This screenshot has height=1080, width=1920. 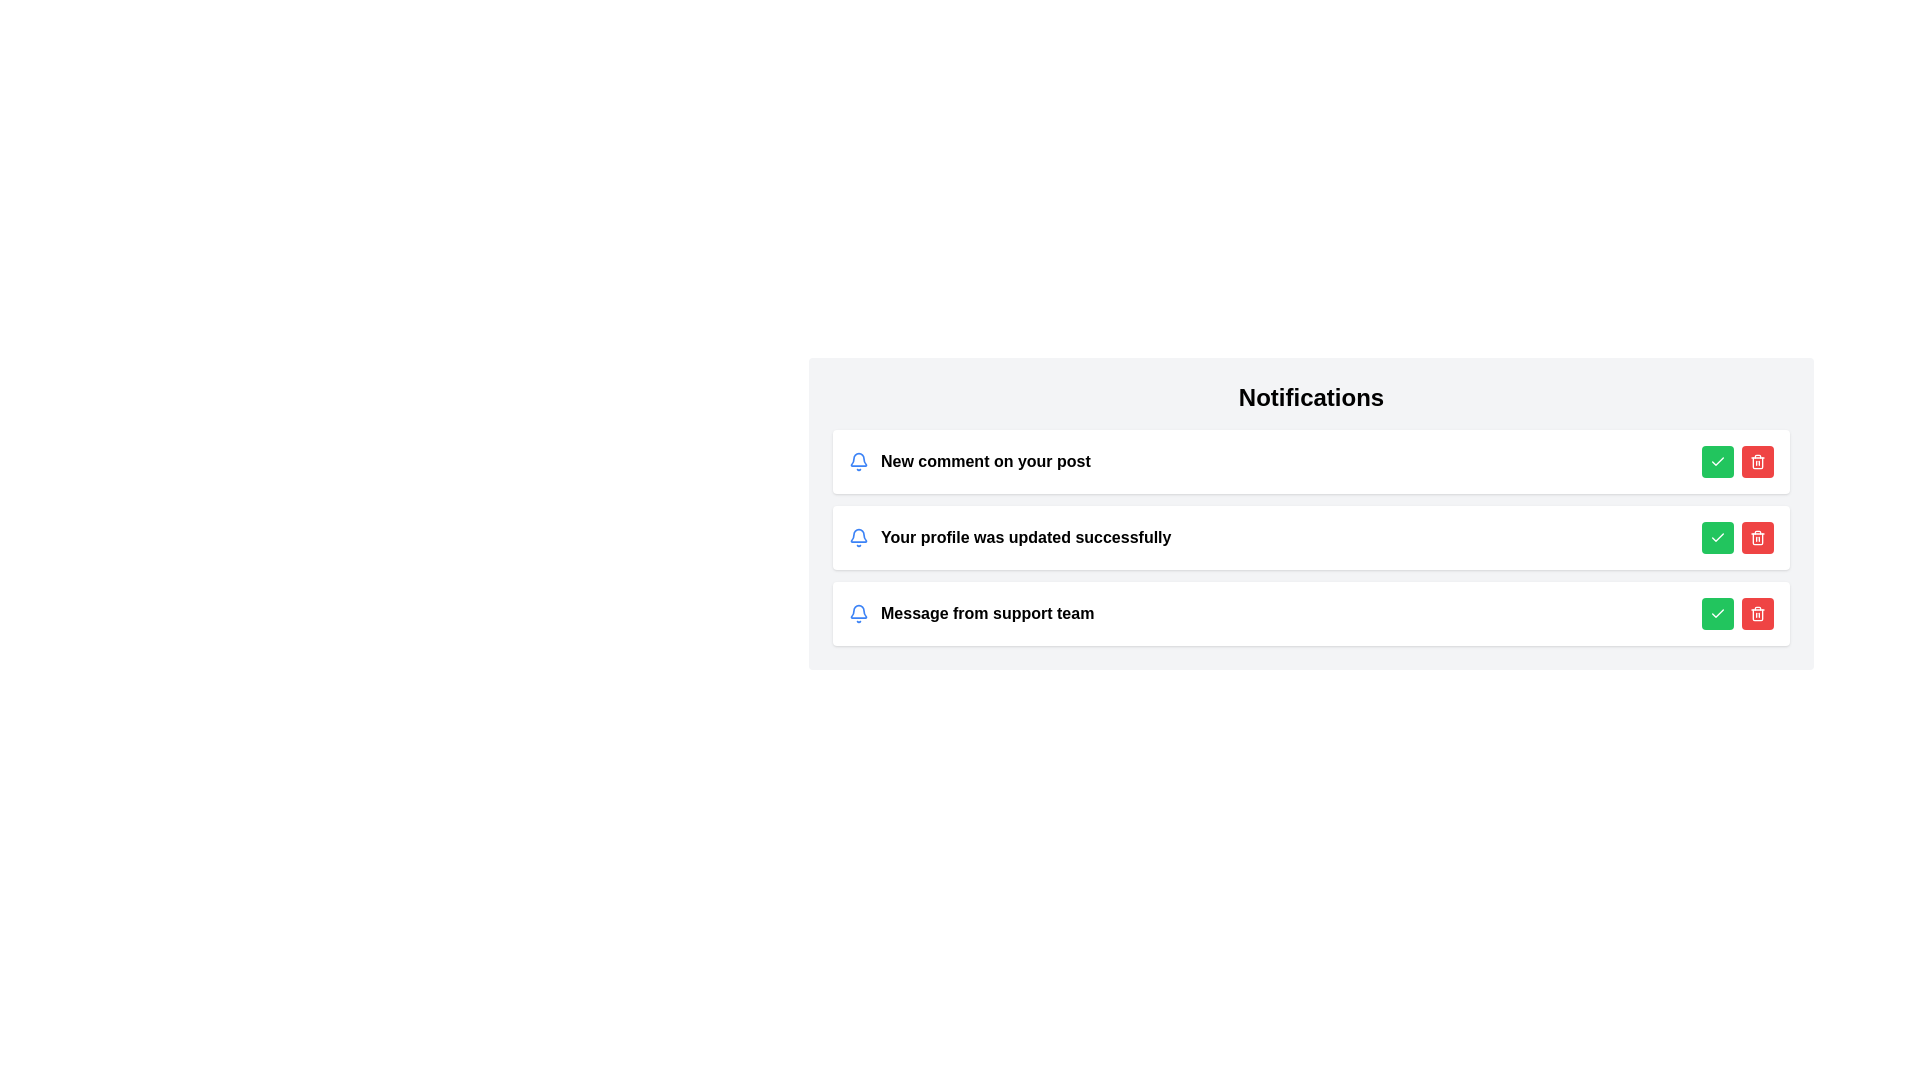 I want to click on the delete button for the notification with text Message from support team, so click(x=1756, y=612).